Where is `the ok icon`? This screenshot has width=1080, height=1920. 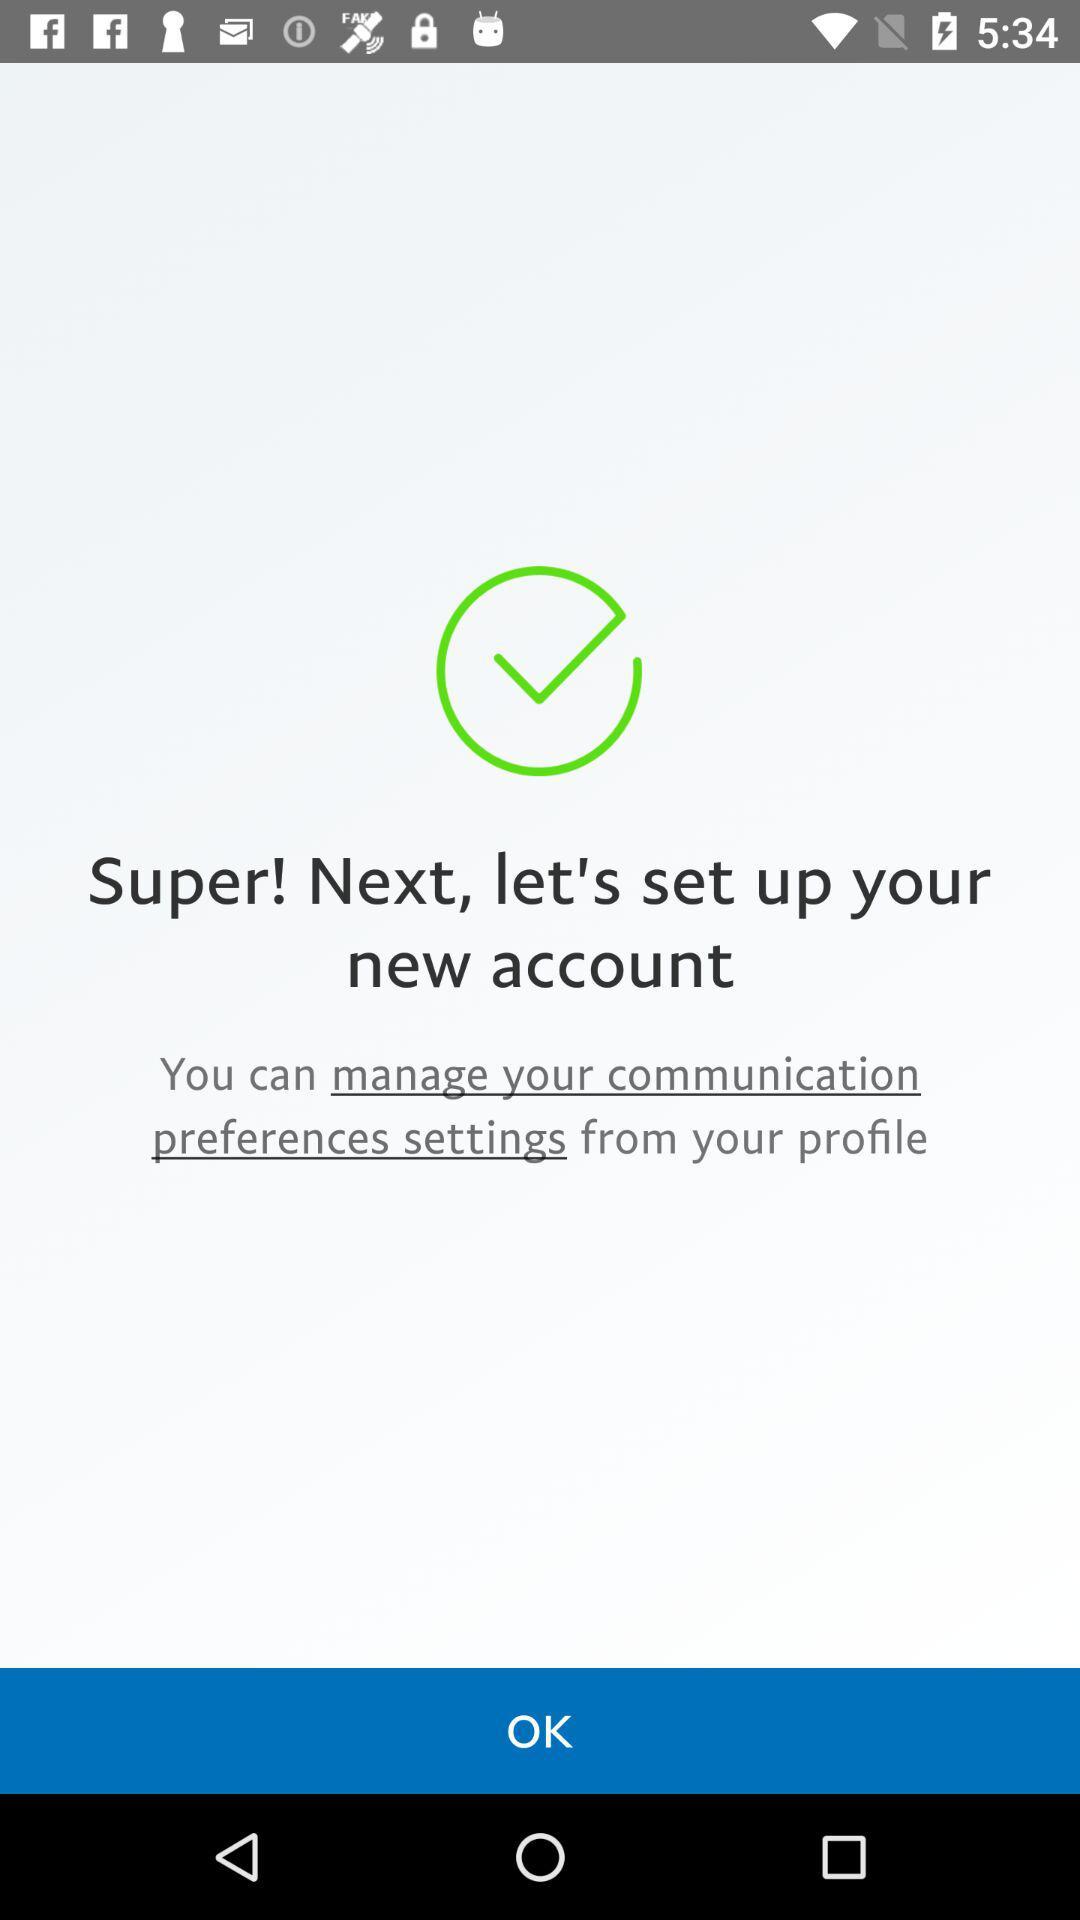
the ok icon is located at coordinates (540, 1730).